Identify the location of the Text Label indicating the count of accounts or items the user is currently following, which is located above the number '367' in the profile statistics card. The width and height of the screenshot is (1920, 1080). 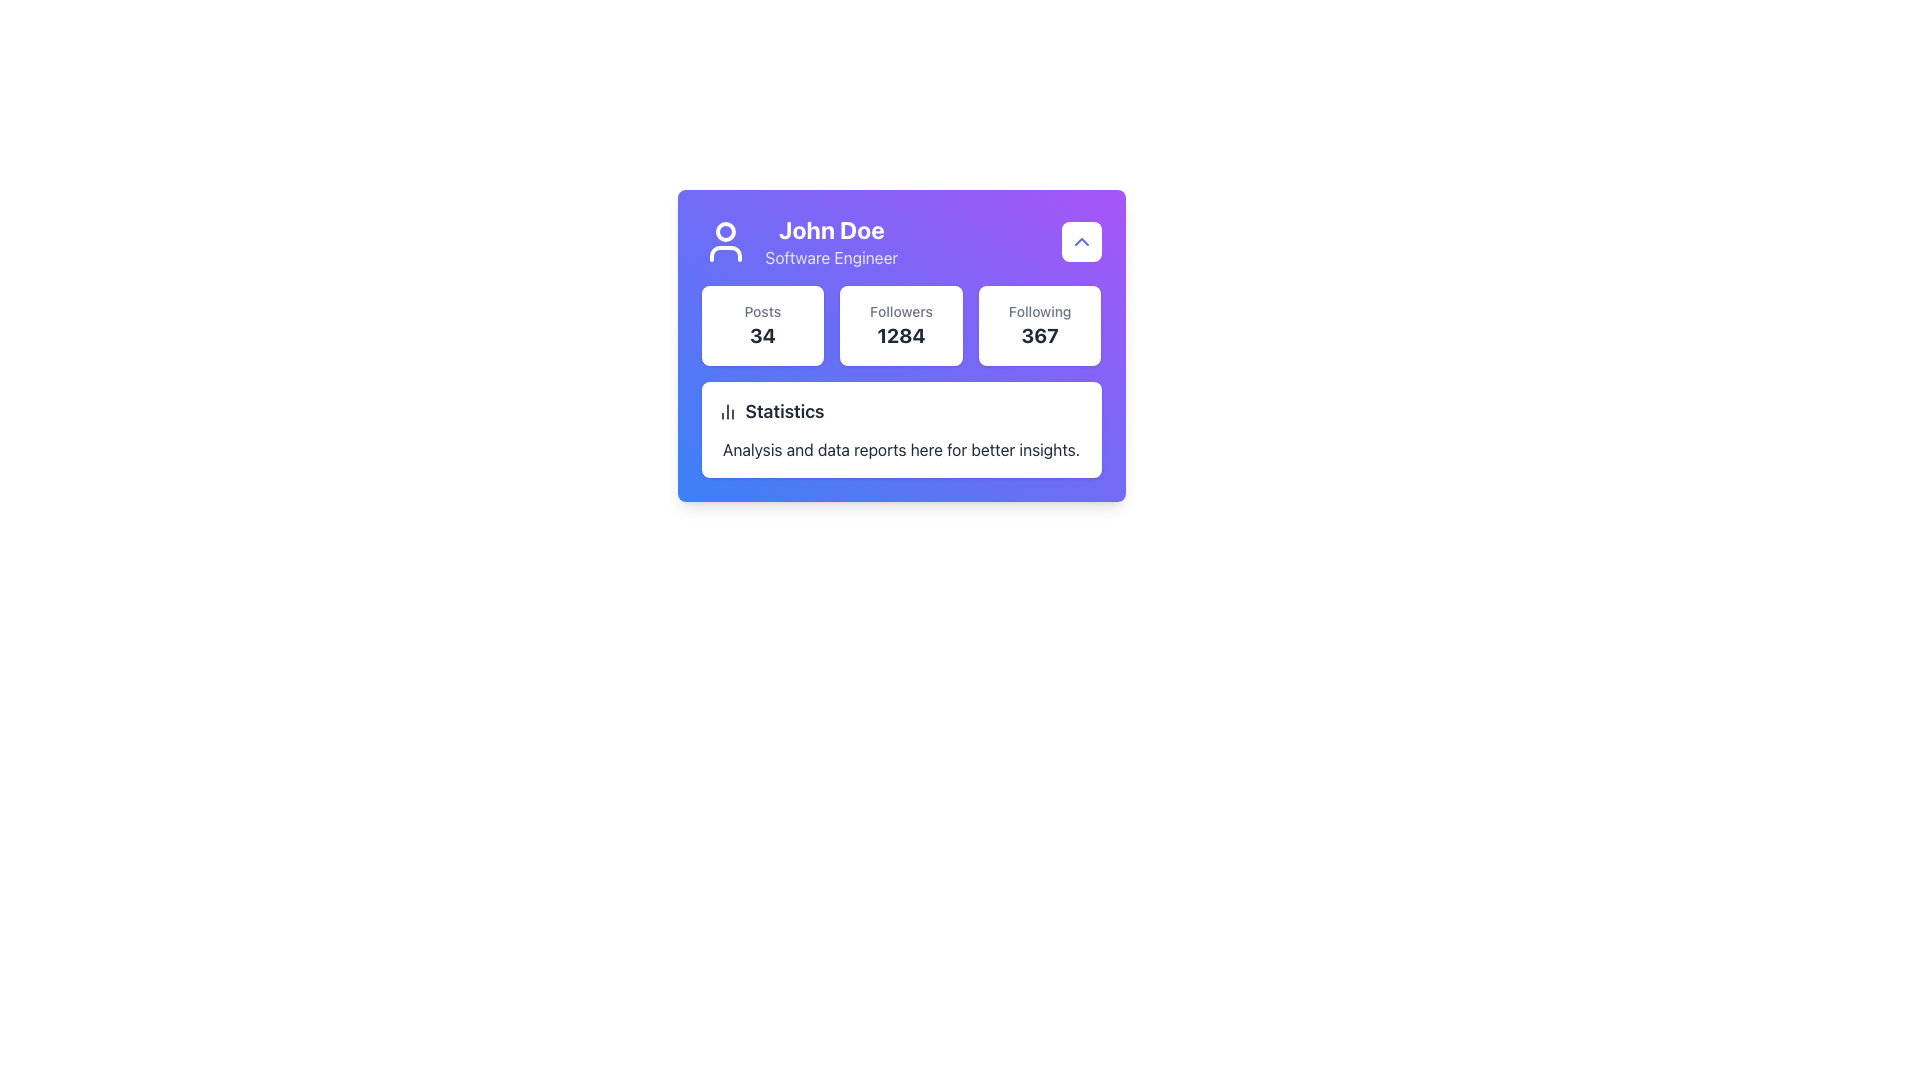
(1040, 312).